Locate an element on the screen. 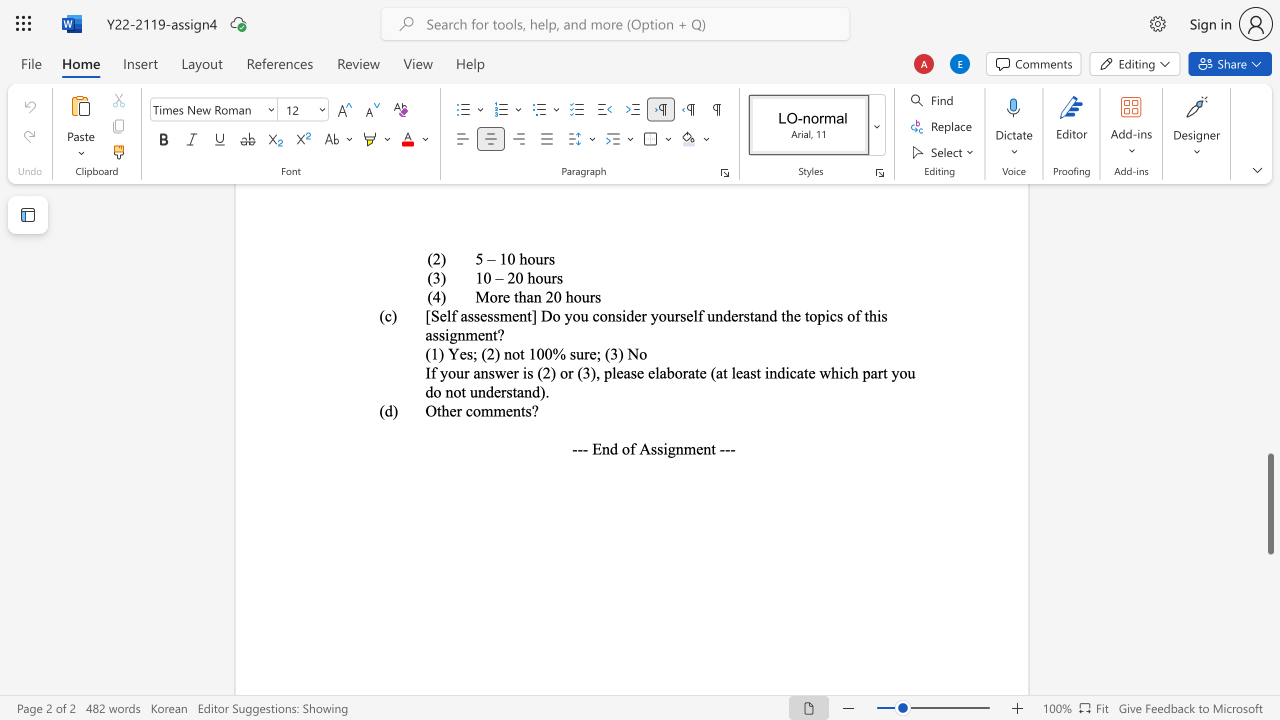 Image resolution: width=1280 pixels, height=720 pixels. the vertical scrollbar to raise the page content is located at coordinates (1269, 328).